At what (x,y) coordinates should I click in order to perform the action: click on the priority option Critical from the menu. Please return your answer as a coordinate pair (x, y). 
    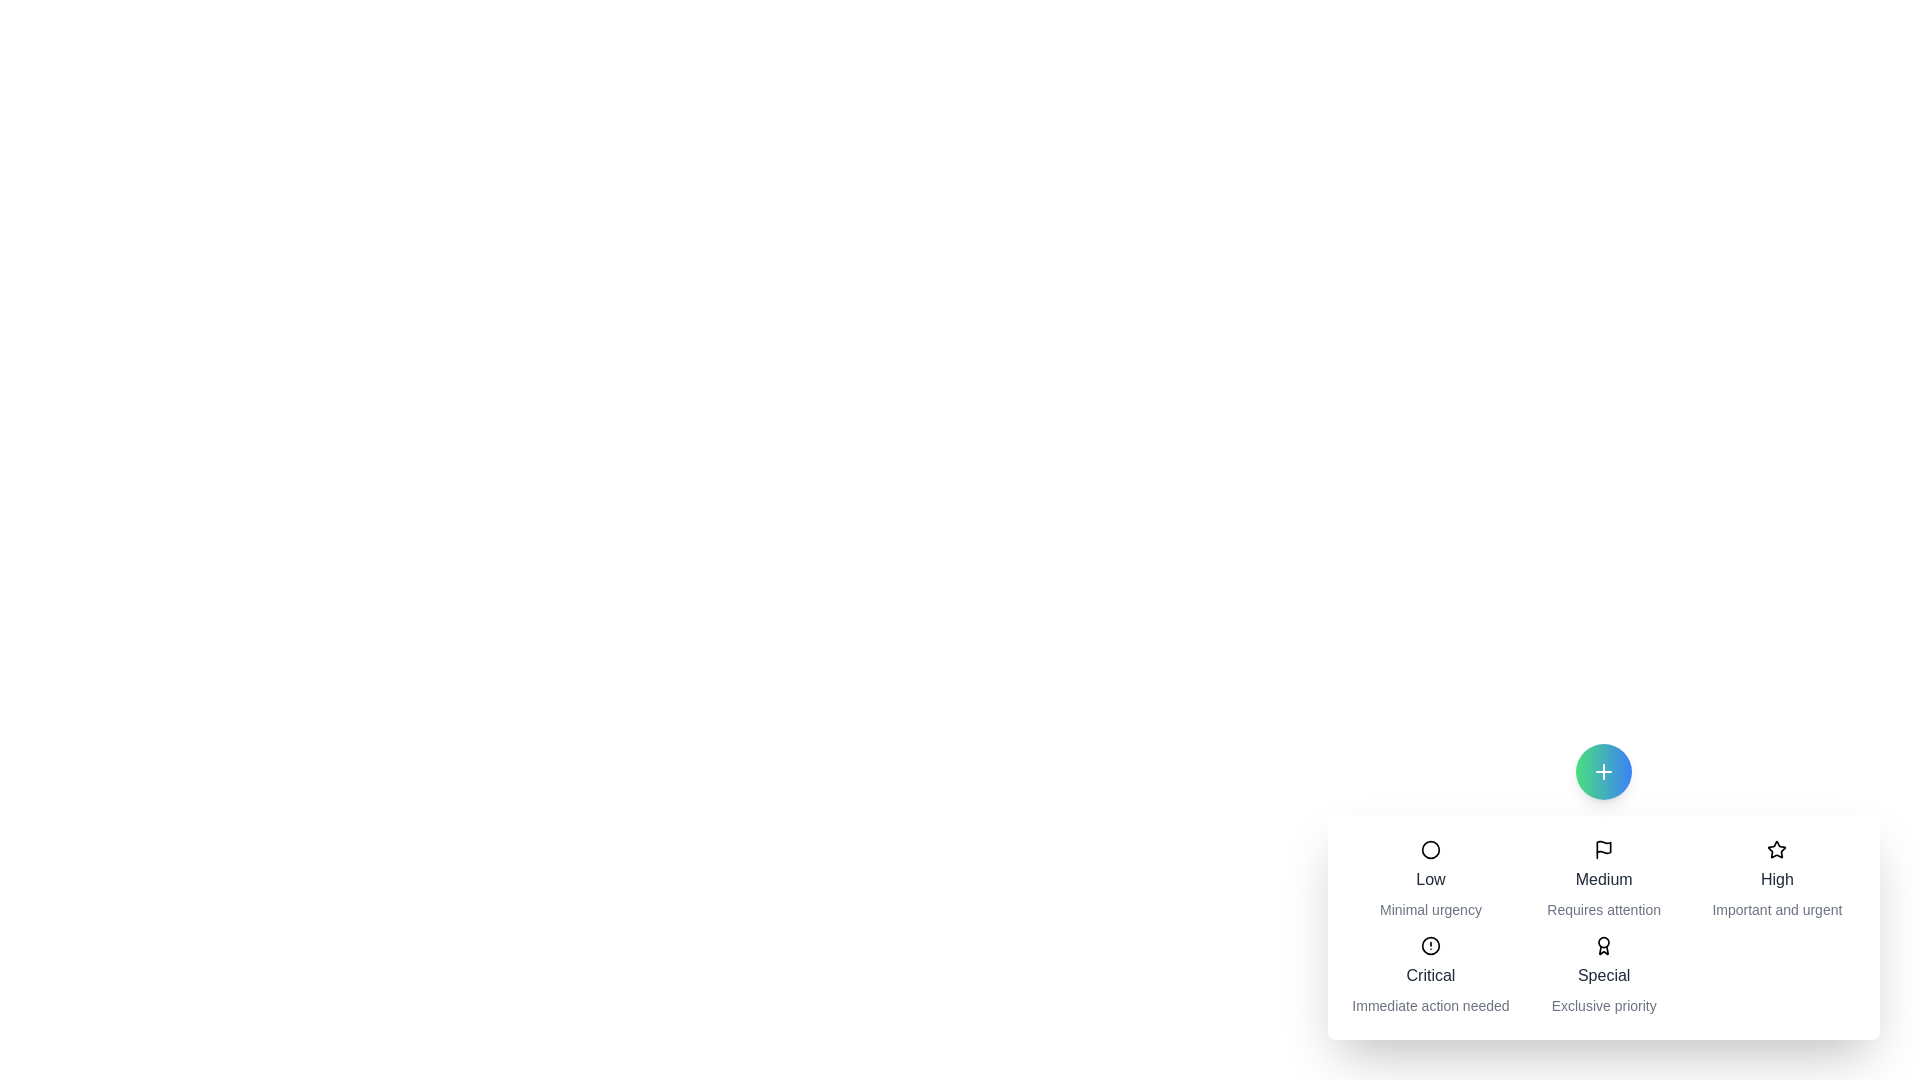
    Looking at the image, I should click on (1429, 974).